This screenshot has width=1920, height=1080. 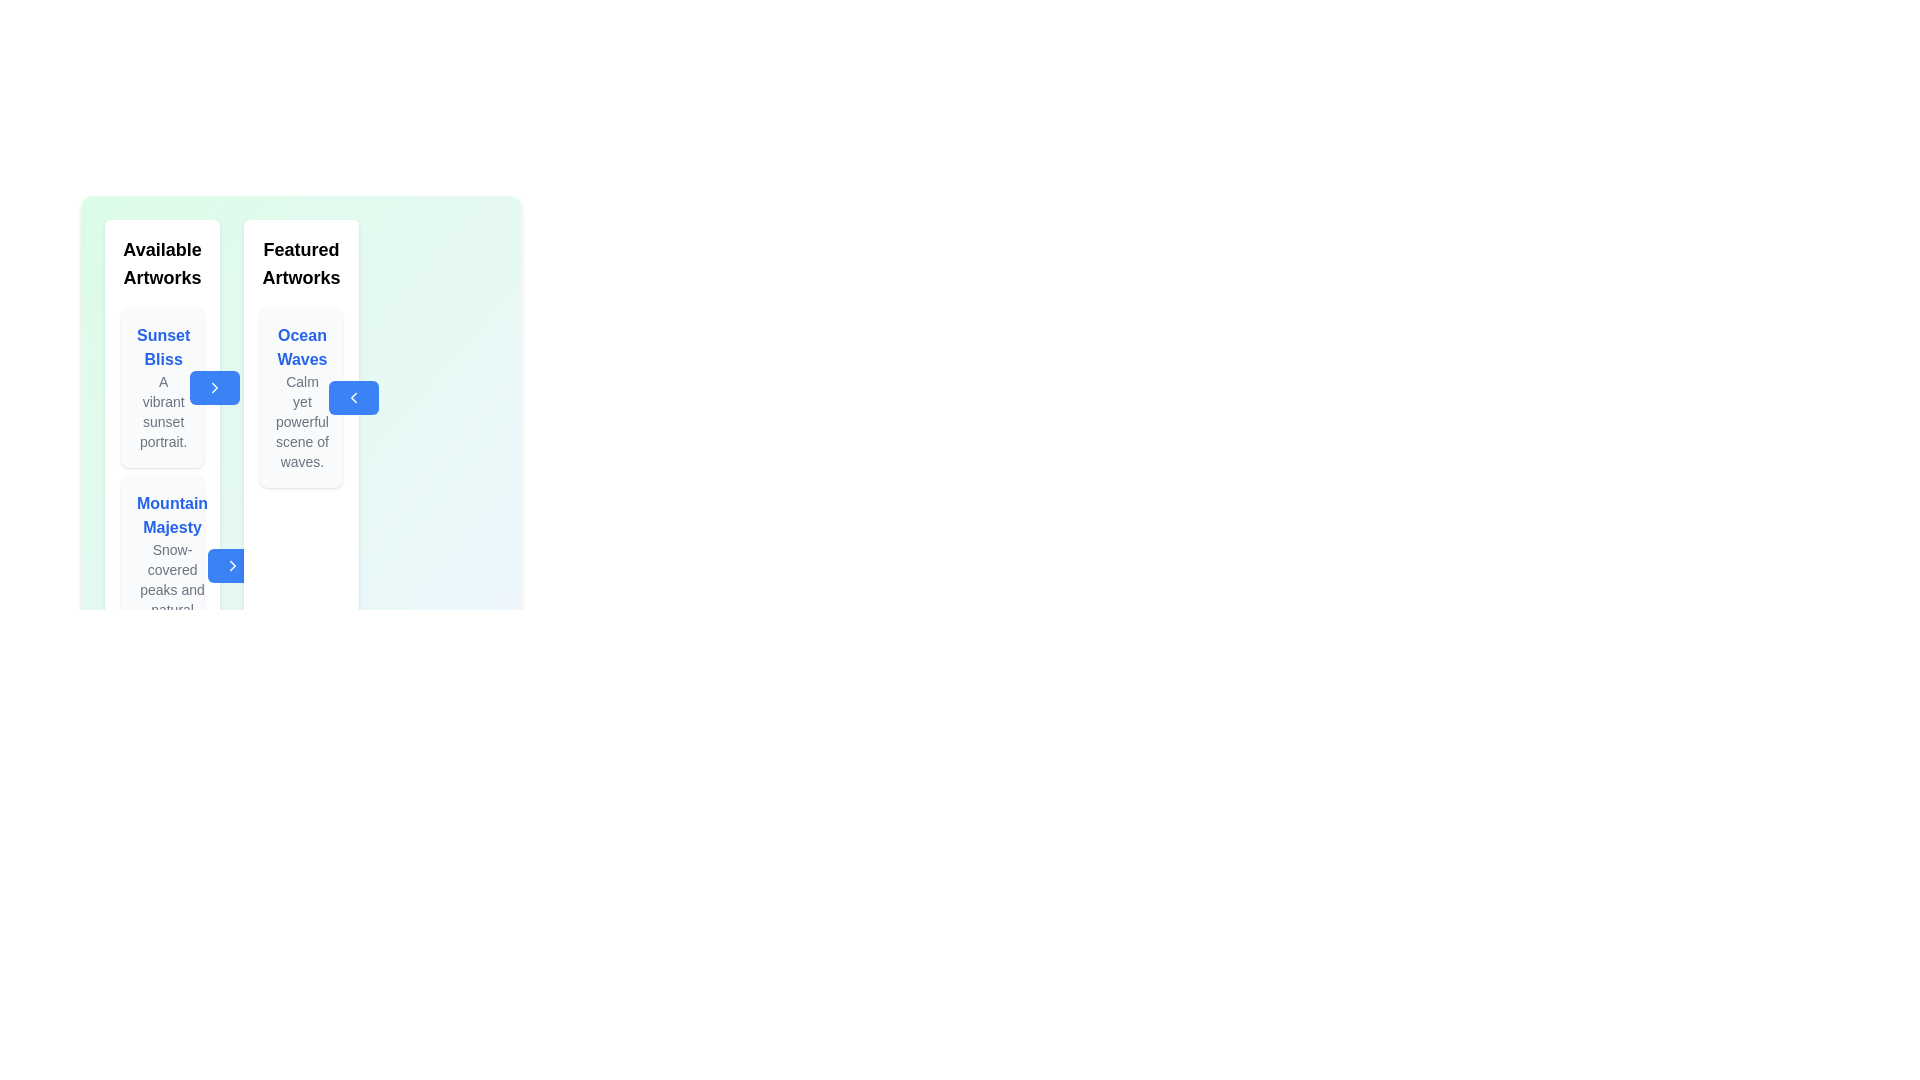 What do you see at coordinates (172, 566) in the screenshot?
I see `the details of the artwork titled Mountain Majesty` at bounding box center [172, 566].